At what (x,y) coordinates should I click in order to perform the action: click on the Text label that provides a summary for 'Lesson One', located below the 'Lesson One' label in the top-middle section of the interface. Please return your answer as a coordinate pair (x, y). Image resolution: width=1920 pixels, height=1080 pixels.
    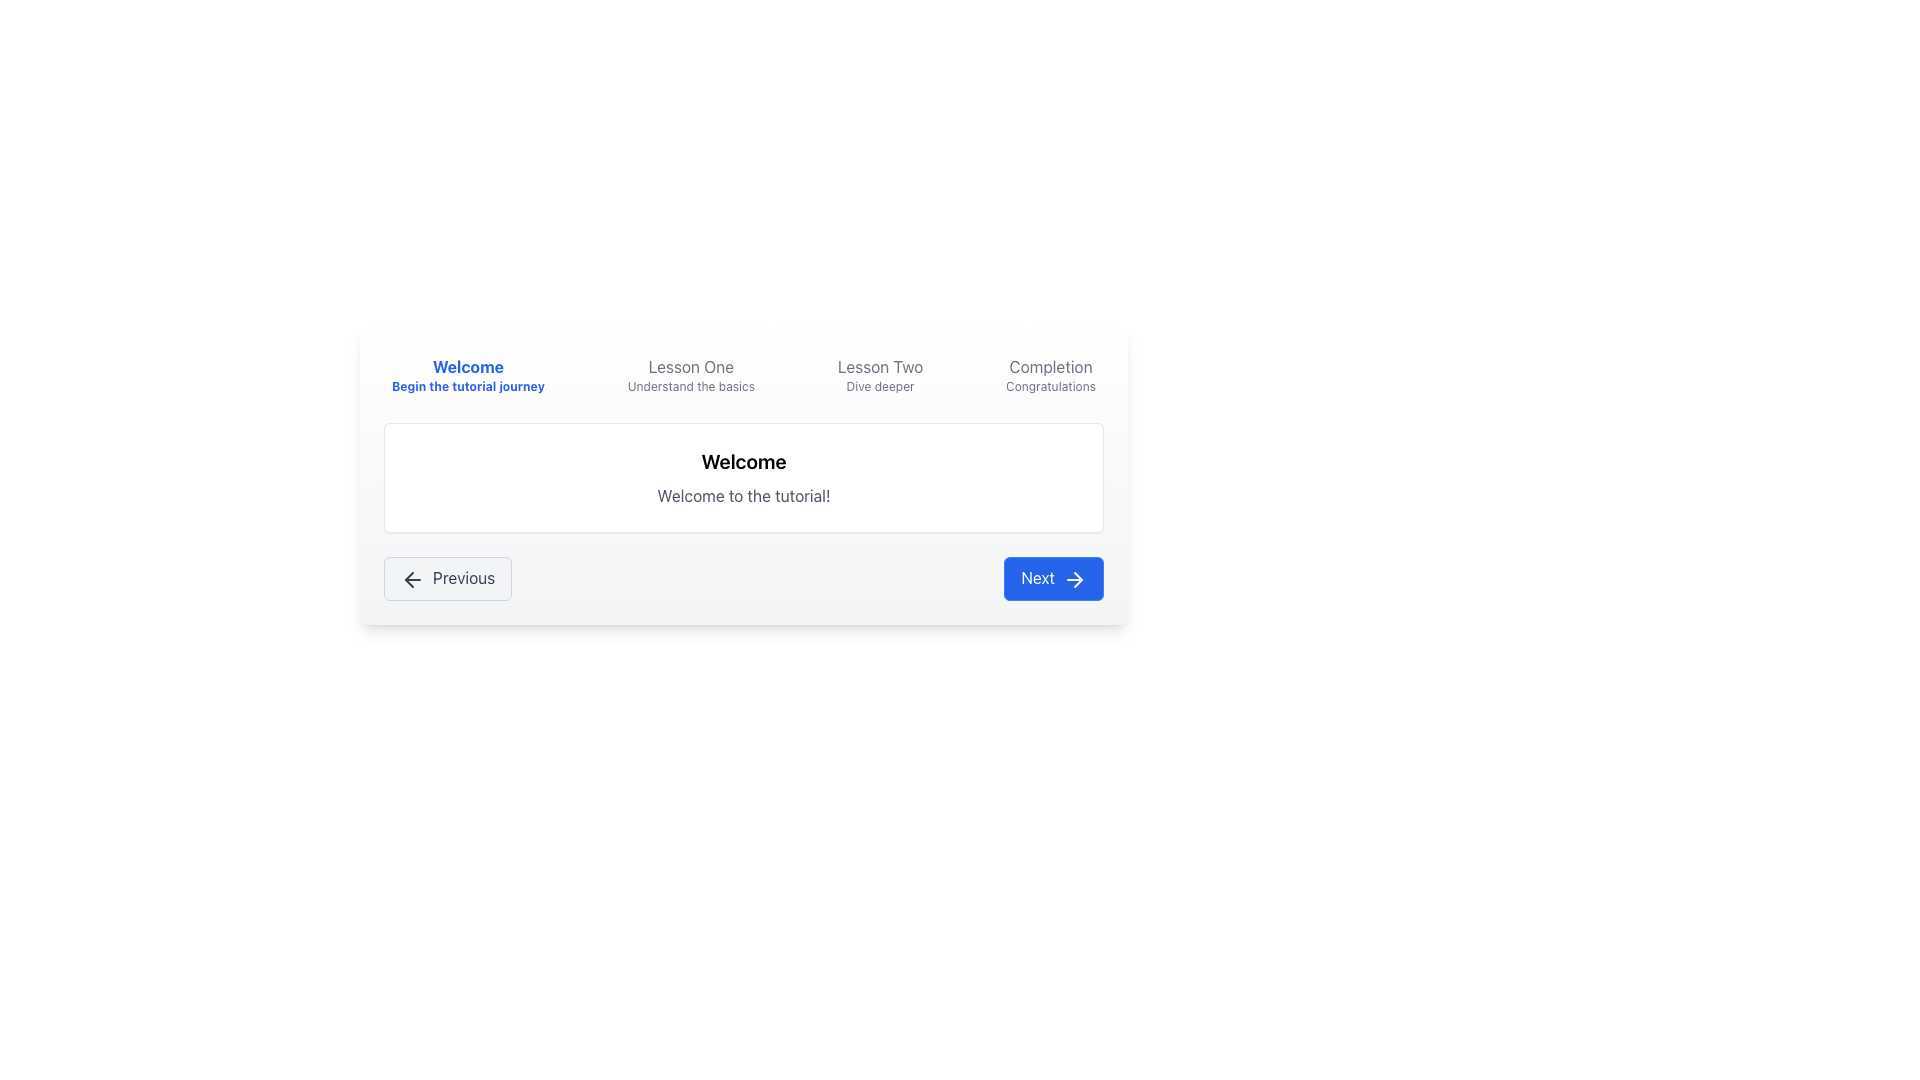
    Looking at the image, I should click on (691, 386).